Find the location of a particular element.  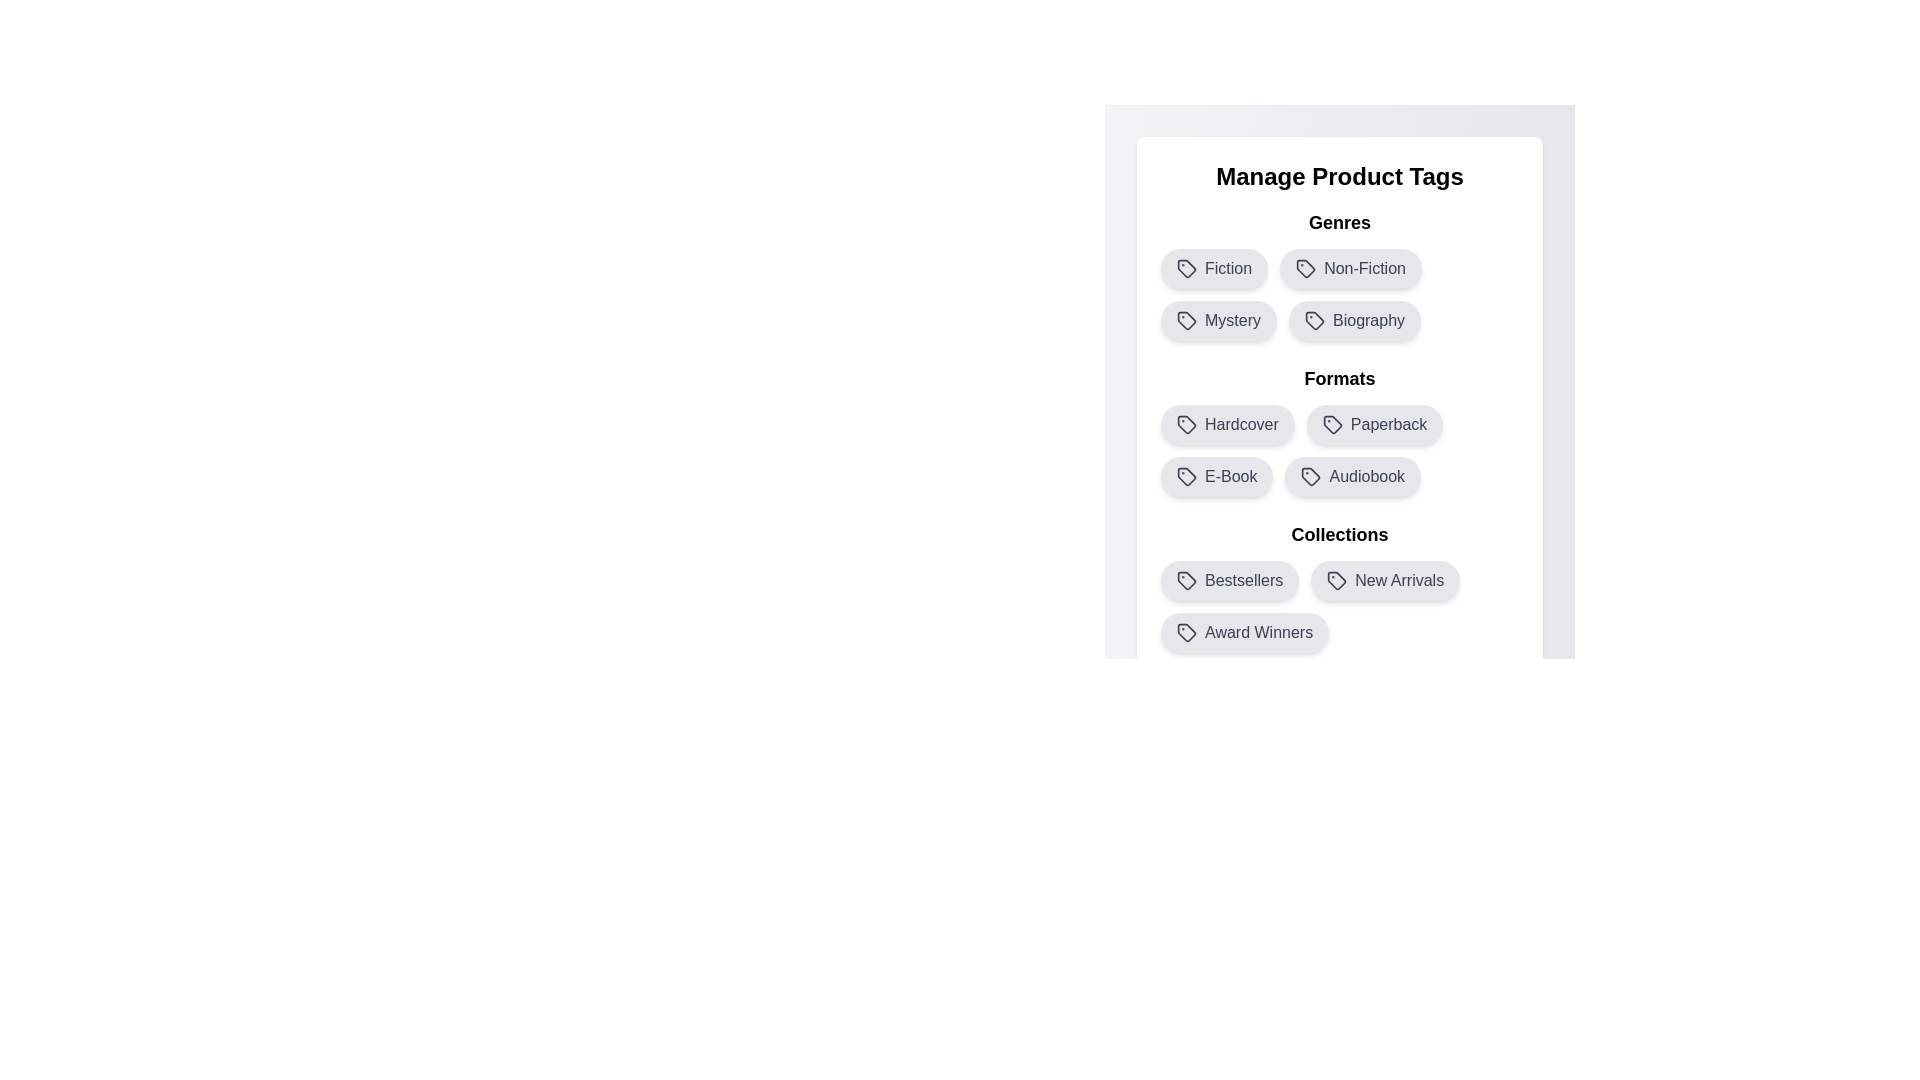

the geometric tag-shaped icon located in the second row of the 'Genres' section beneath the 'Manage Product Tags' heading is located at coordinates (1186, 319).